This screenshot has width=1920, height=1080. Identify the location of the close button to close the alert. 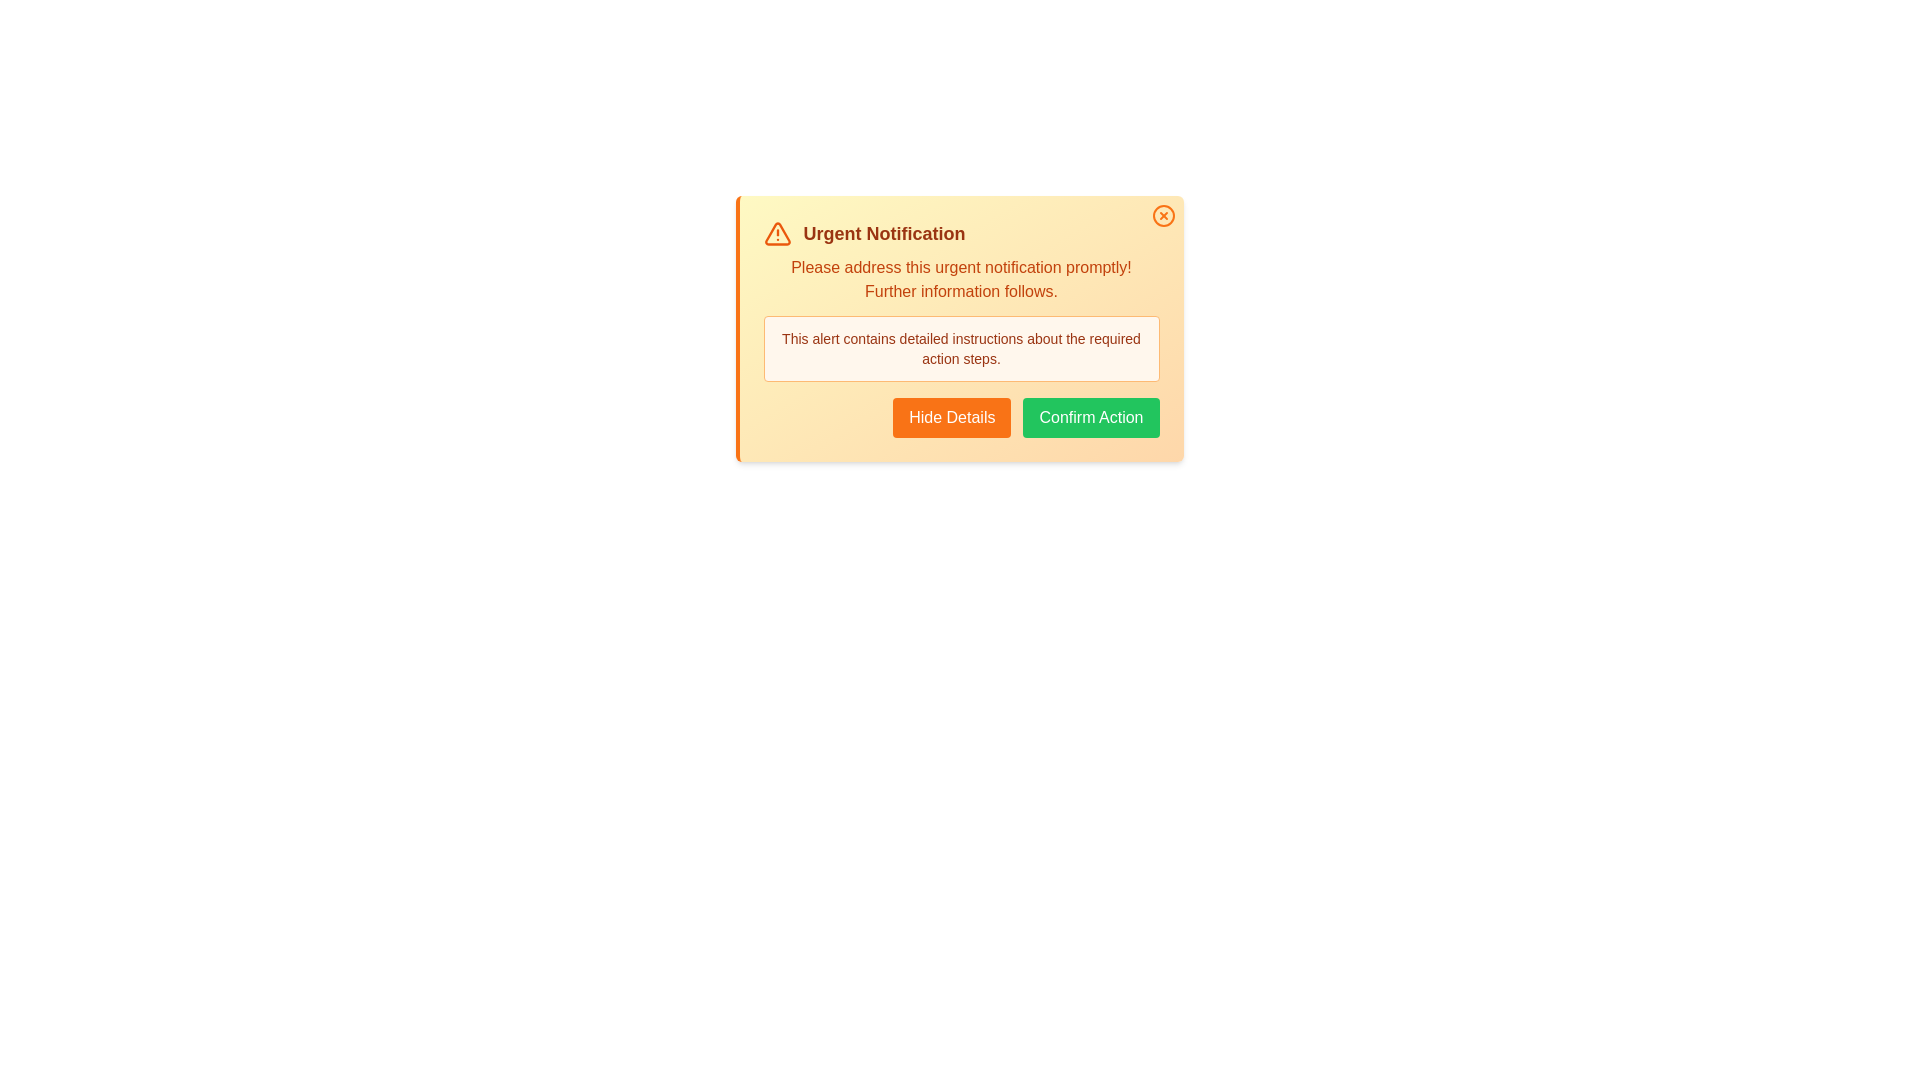
(1163, 216).